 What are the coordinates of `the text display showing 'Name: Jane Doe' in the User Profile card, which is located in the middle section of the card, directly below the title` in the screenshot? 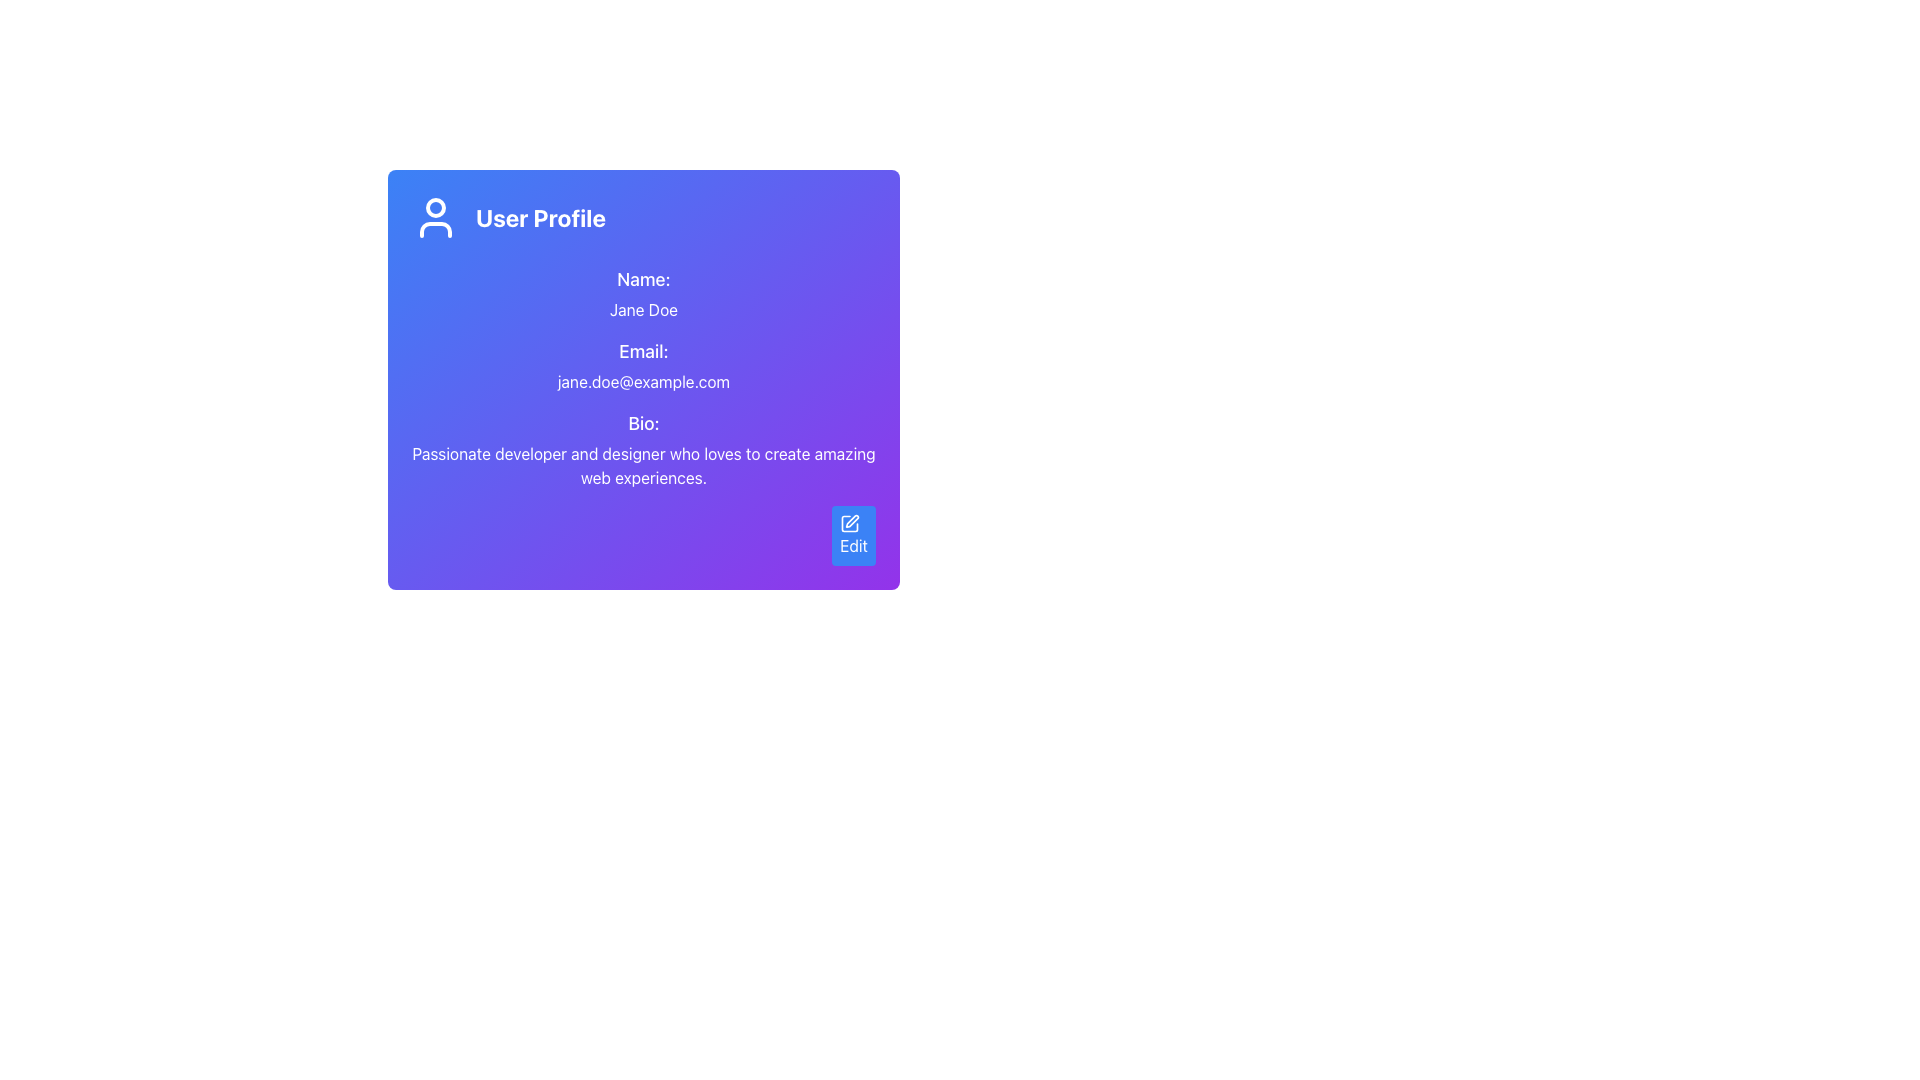 It's located at (643, 293).